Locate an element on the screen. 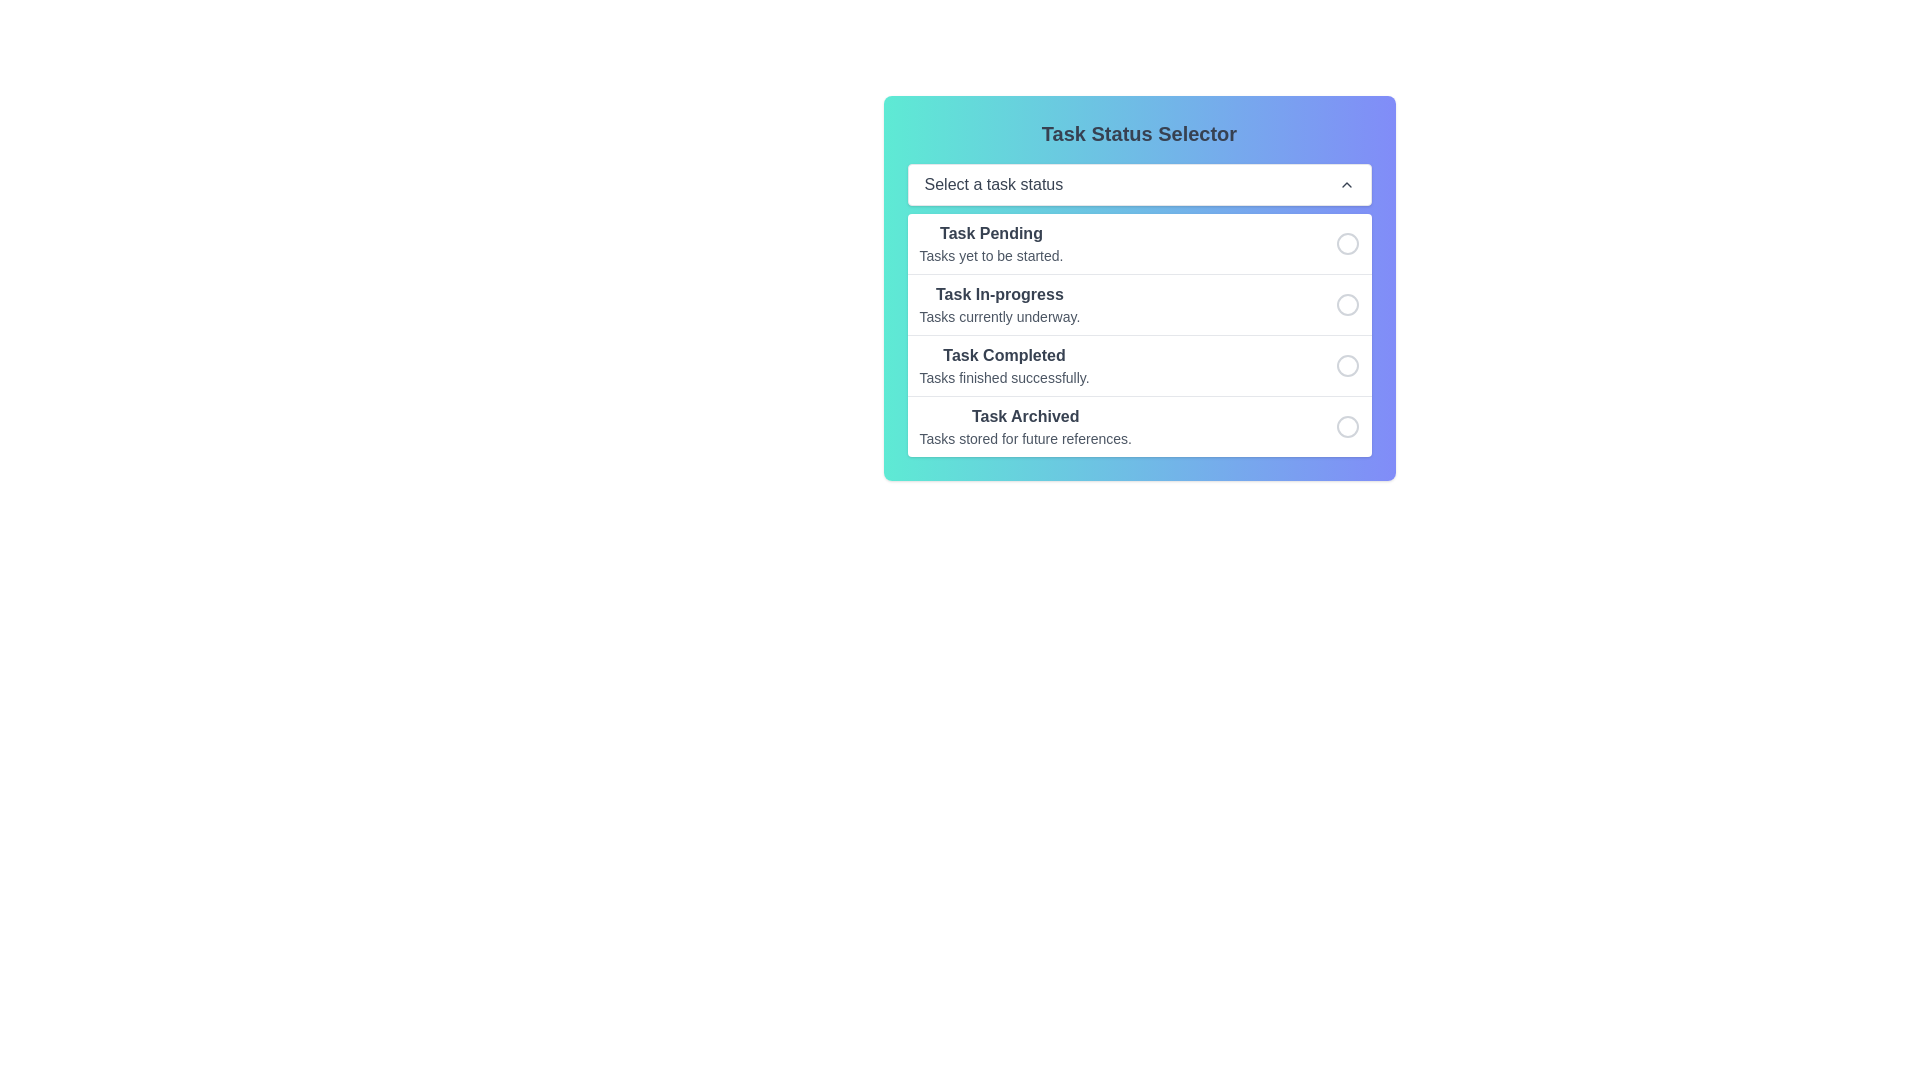  the circular radio button next to 'Task Archived', which is unselected and has a thin border is located at coordinates (1347, 426).